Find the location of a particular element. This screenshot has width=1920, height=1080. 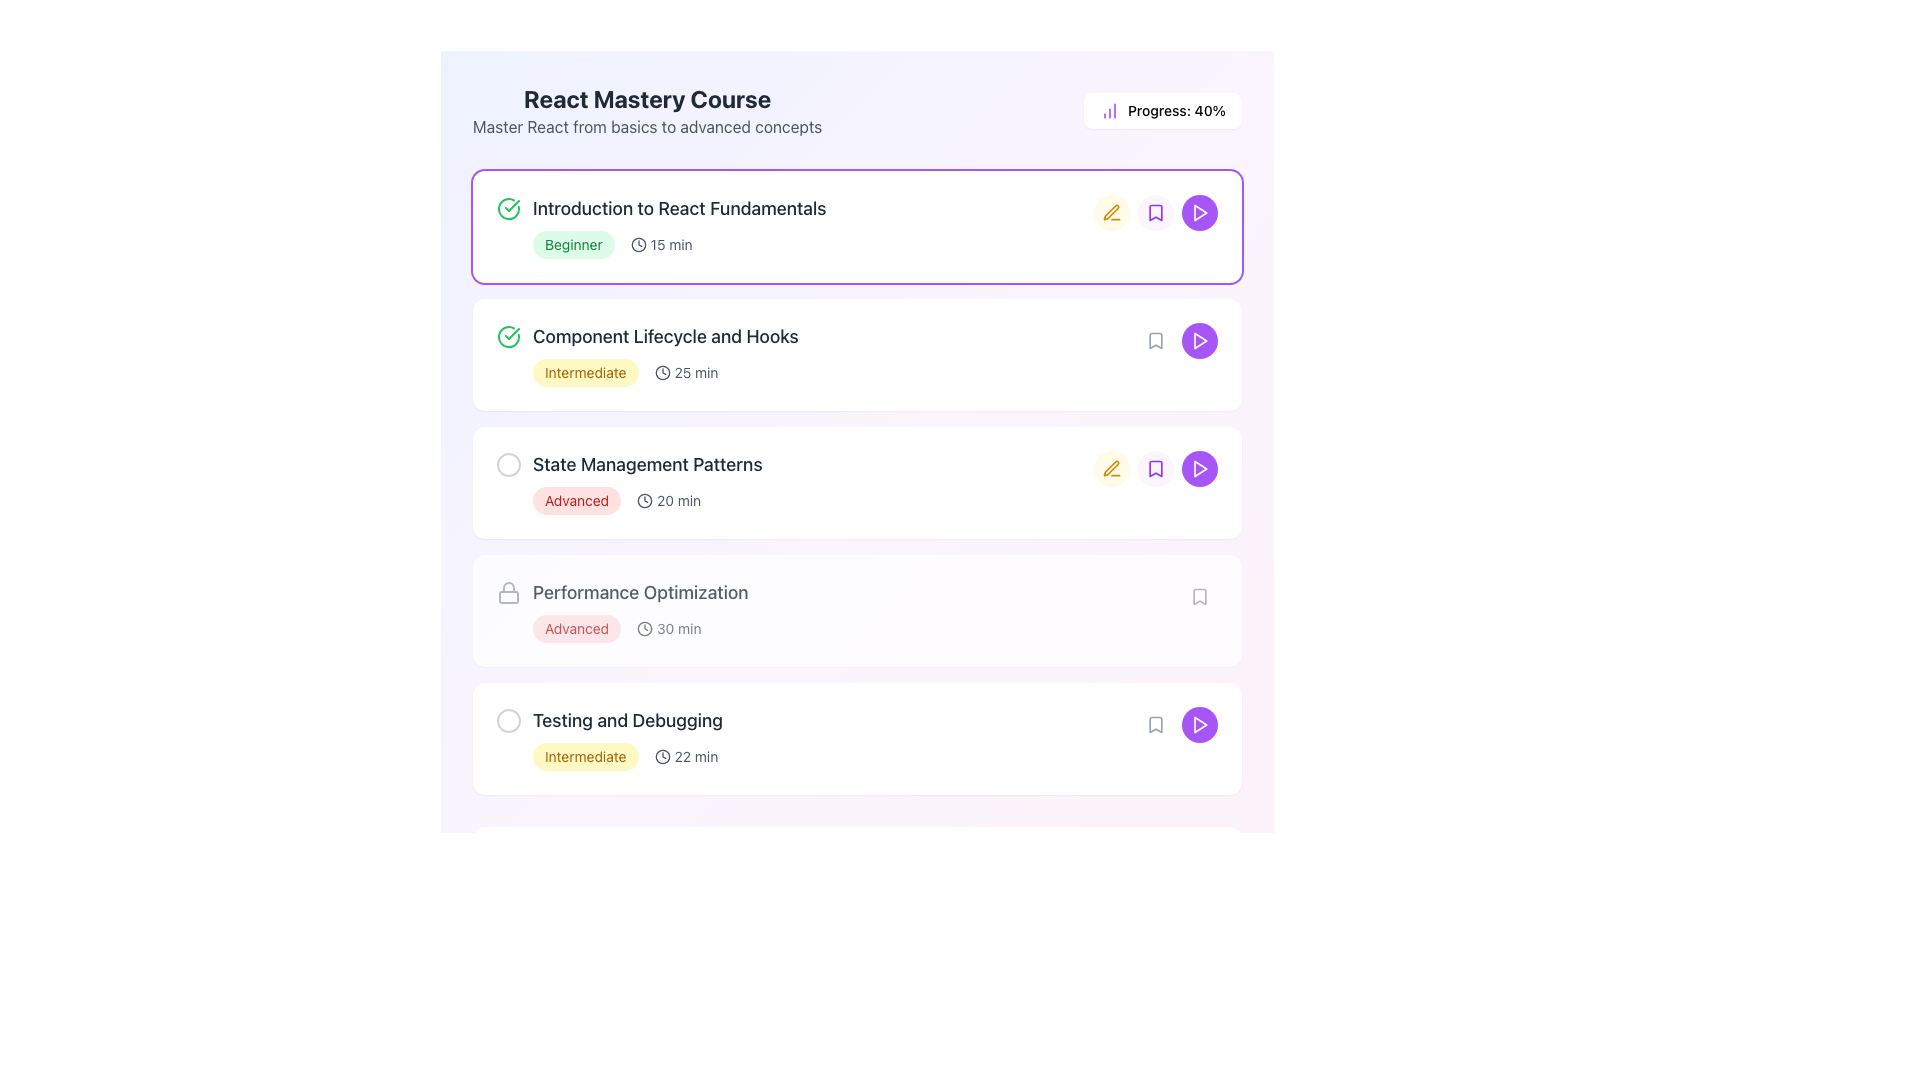

the yellowish-gold minimalist pen icon located to the right of the 'State Management Patterns' row to signify an action is located at coordinates (1110, 212).